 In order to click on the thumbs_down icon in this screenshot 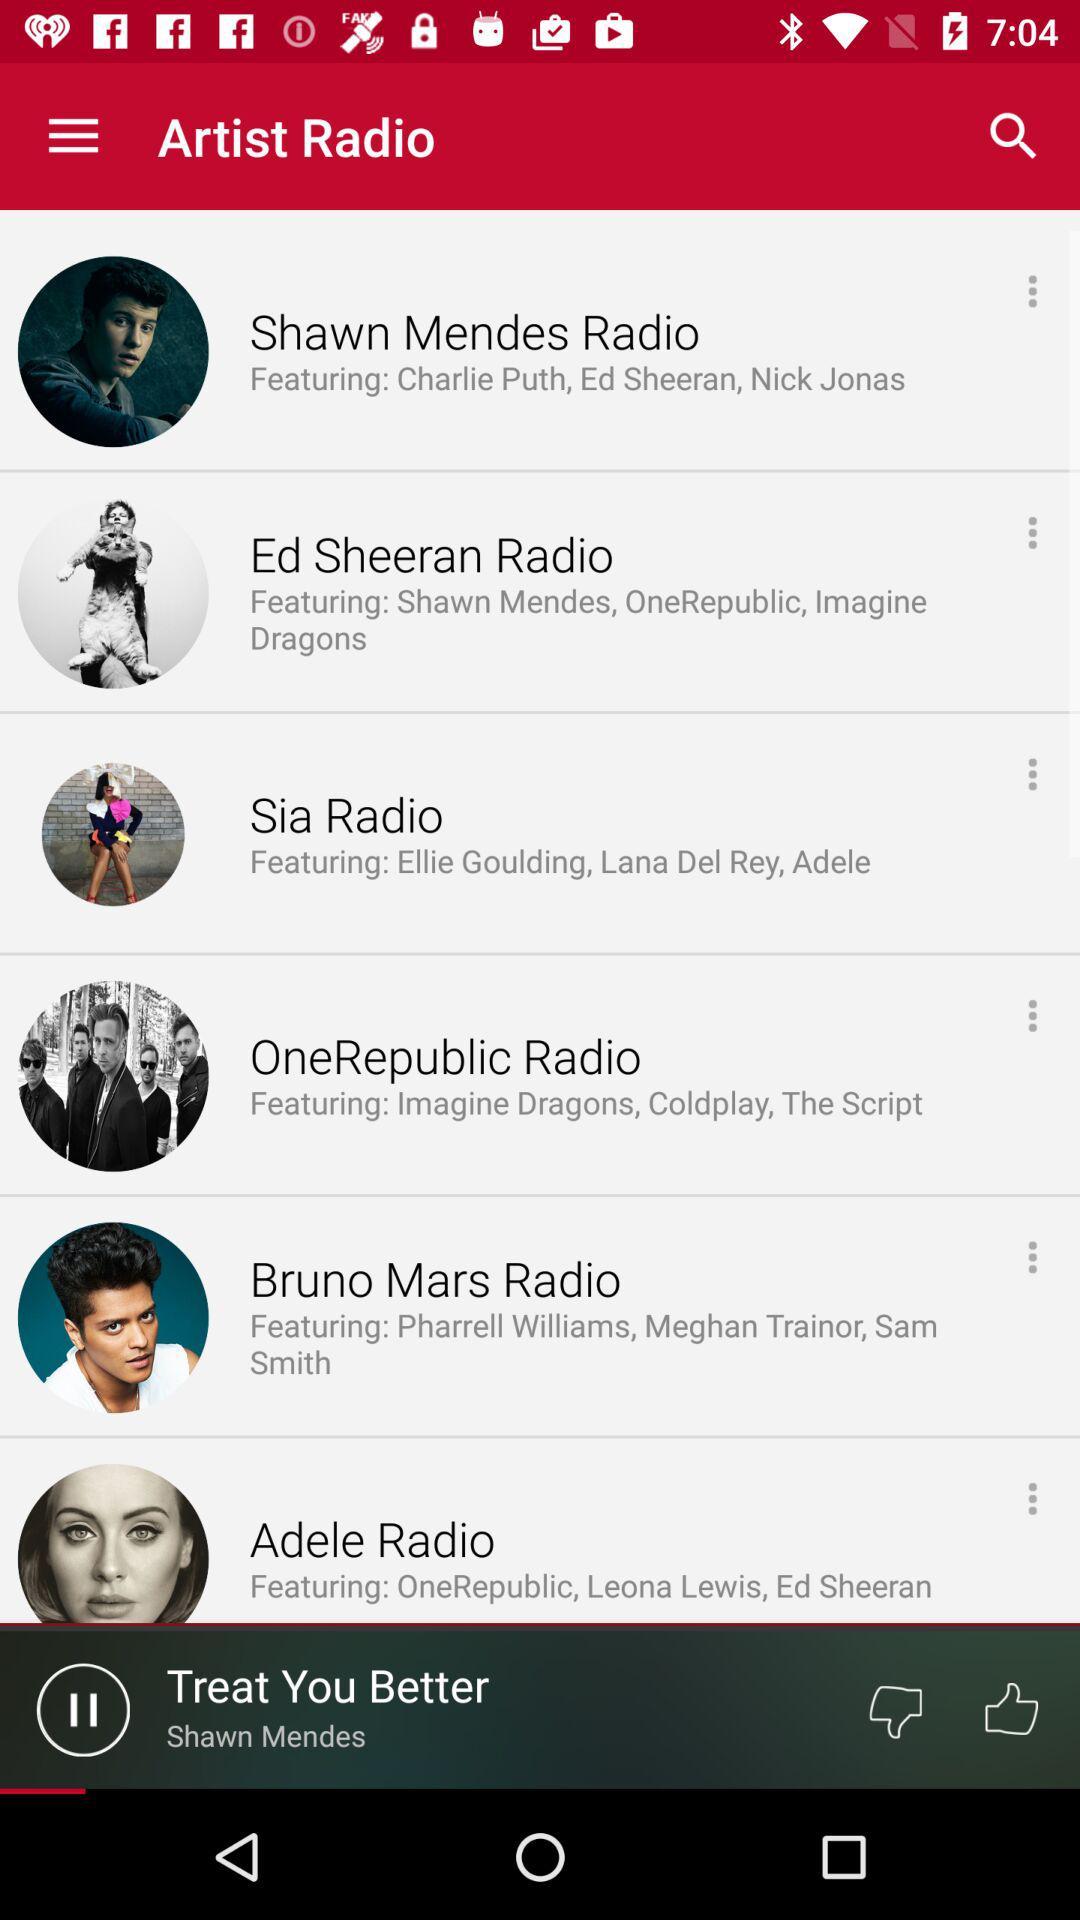, I will do `click(894, 1708)`.